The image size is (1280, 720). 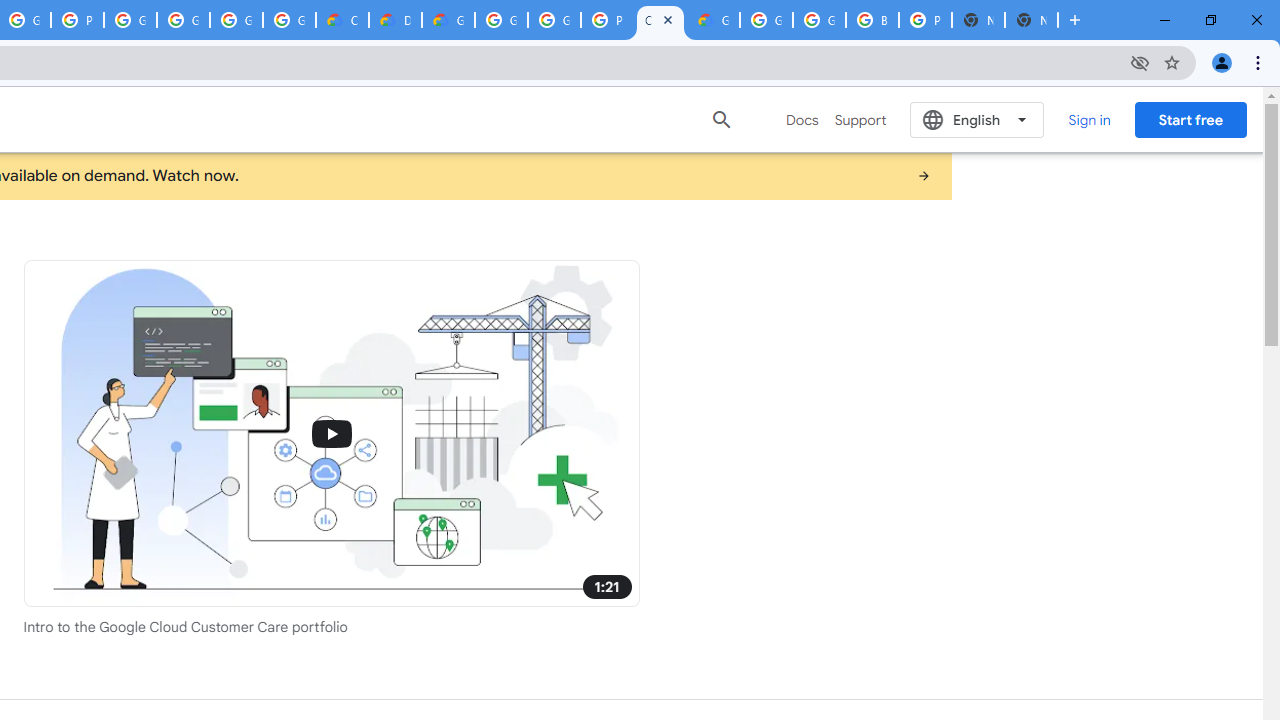 What do you see at coordinates (501, 20) in the screenshot?
I see `'Google Cloud Platform'` at bounding box center [501, 20].